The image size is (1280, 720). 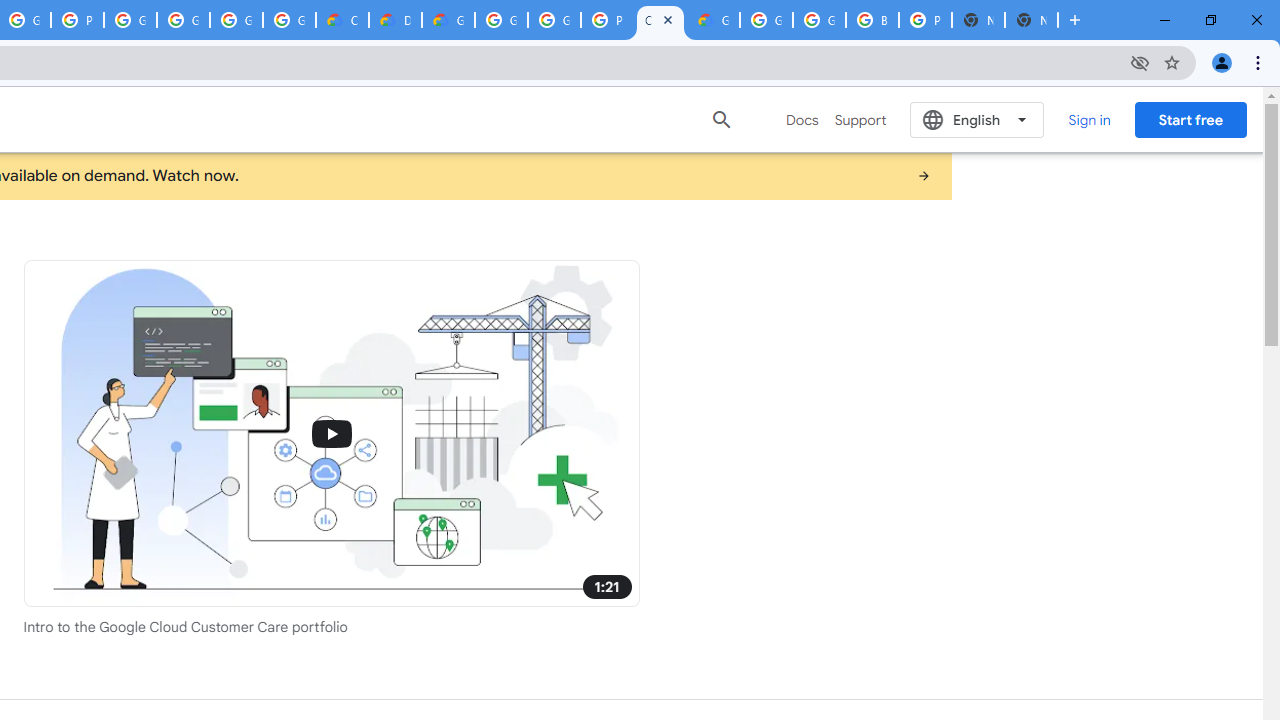 What do you see at coordinates (501, 20) in the screenshot?
I see `'Google Cloud Platform'` at bounding box center [501, 20].